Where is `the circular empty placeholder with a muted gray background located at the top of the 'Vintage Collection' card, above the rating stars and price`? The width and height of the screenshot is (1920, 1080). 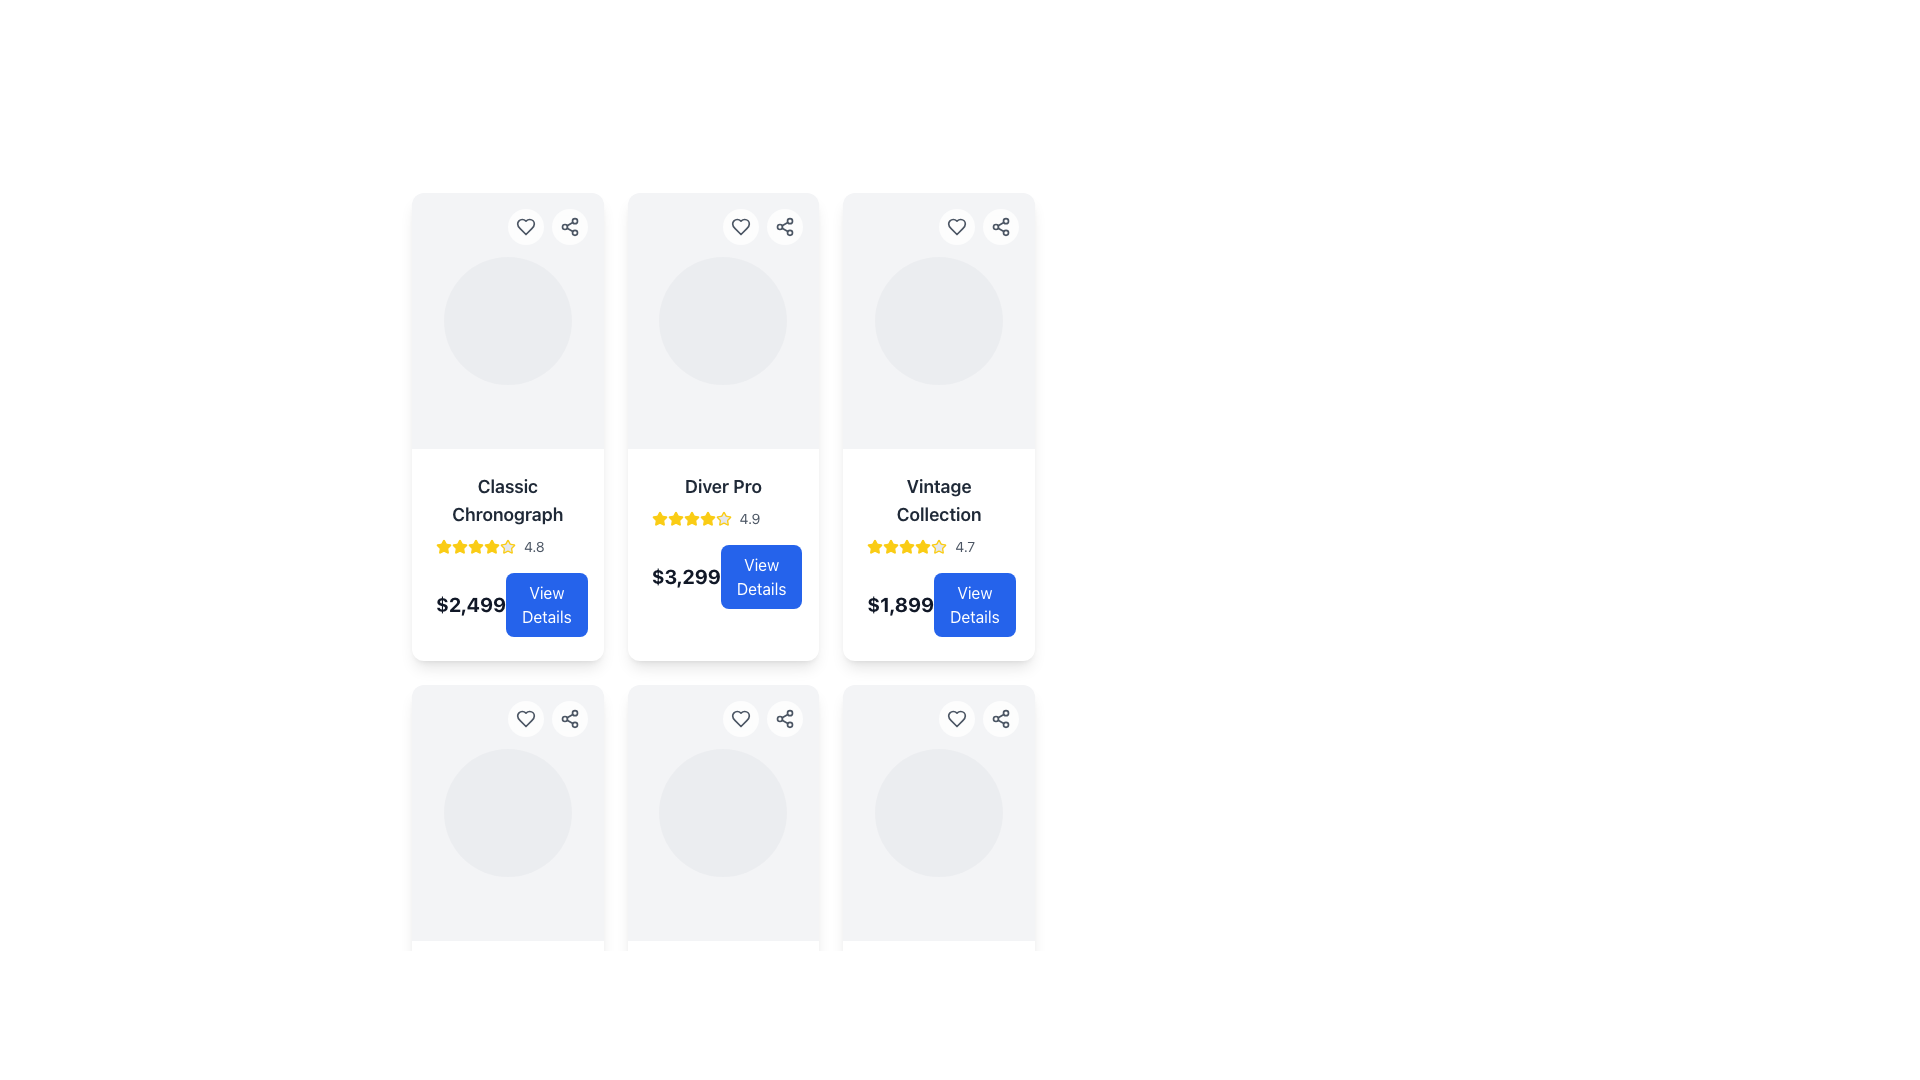 the circular empty placeholder with a muted gray background located at the top of the 'Vintage Collection' card, above the rating stars and price is located at coordinates (938, 319).